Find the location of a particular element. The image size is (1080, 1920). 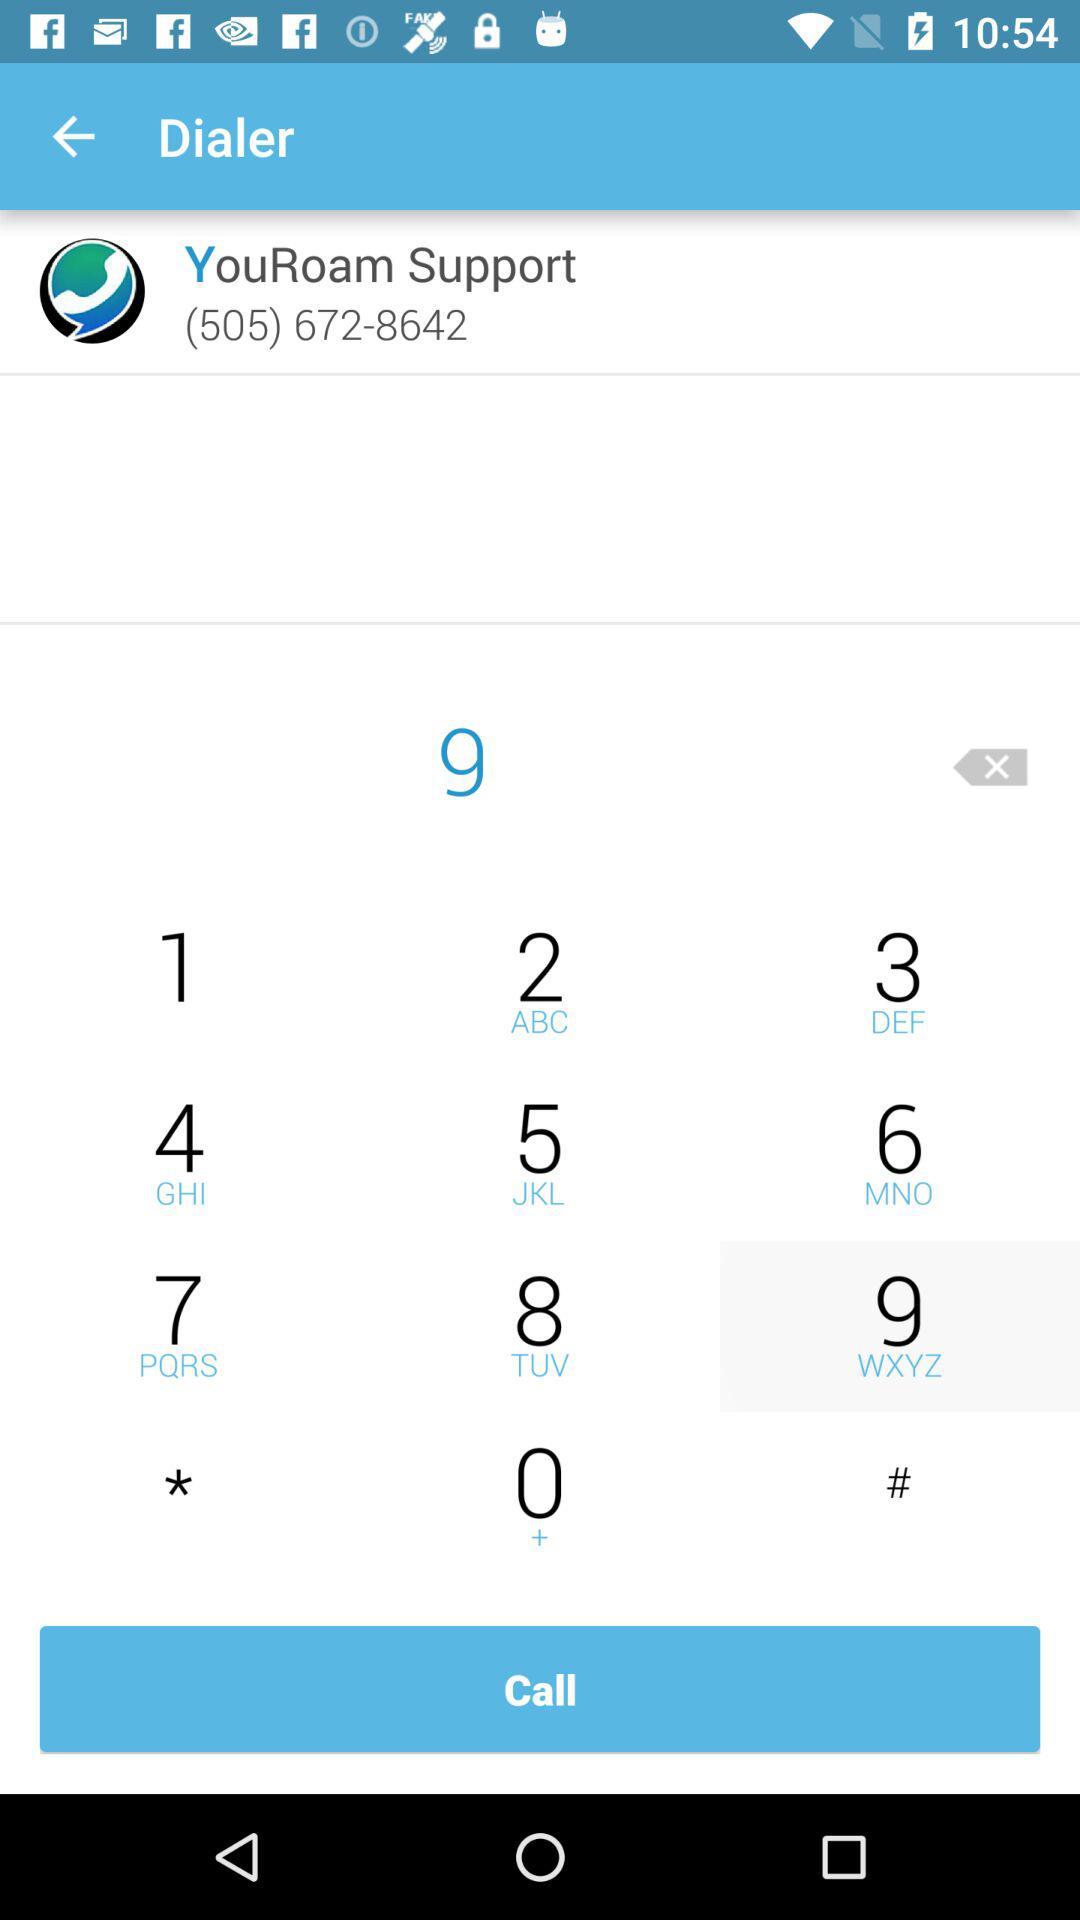

dialler number 3 is located at coordinates (898, 982).